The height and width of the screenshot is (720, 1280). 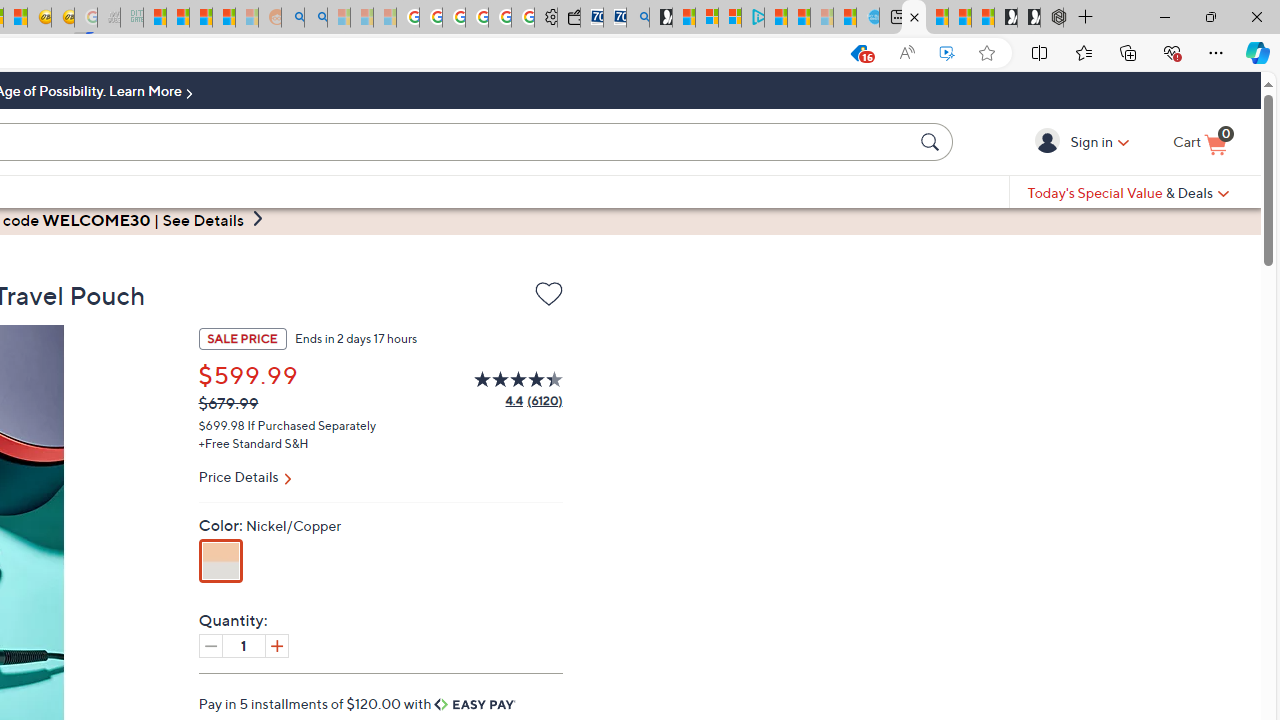 What do you see at coordinates (108, 17) in the screenshot?
I see `'Navy Quest'` at bounding box center [108, 17].